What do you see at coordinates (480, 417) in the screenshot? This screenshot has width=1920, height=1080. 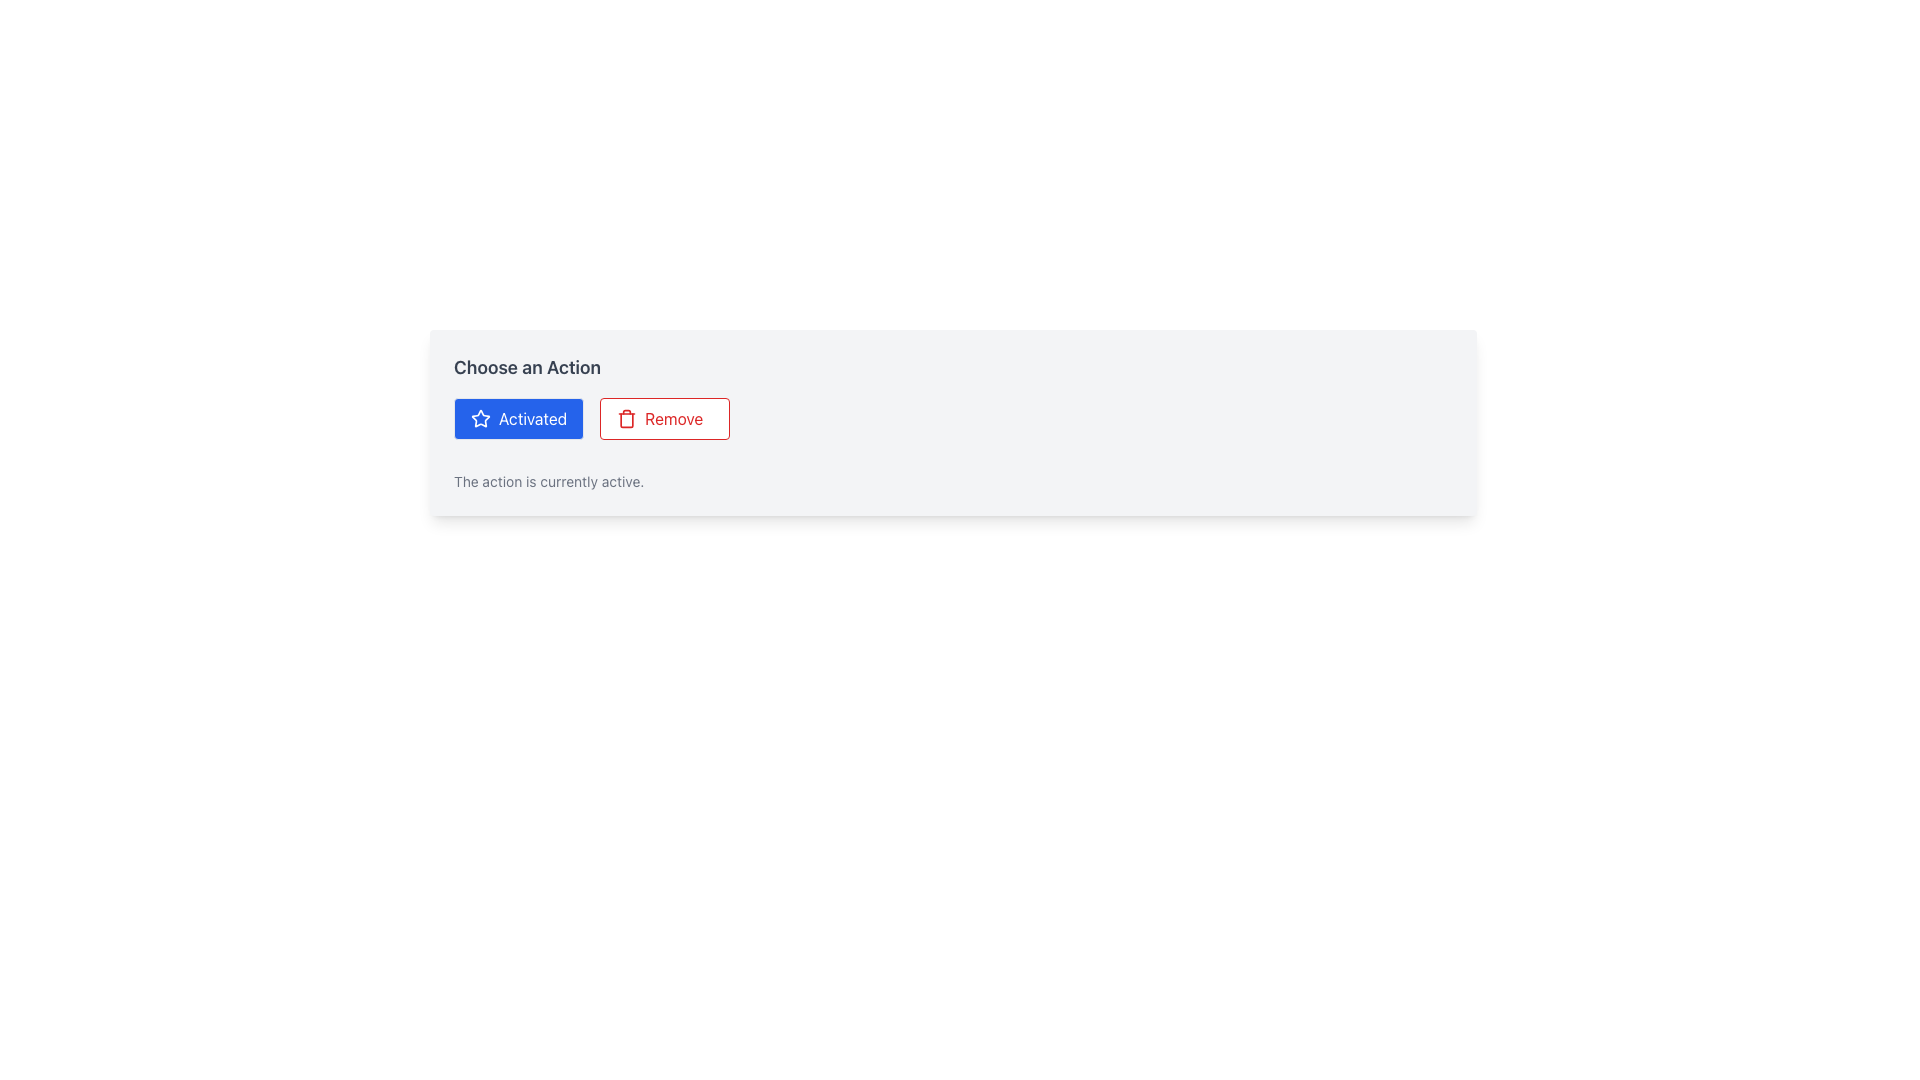 I see `the icon (SVG graphic) that complements the label of the 'Activated' button, which is centrally positioned within the blue button located towards the left in a row of buttons` at bounding box center [480, 417].